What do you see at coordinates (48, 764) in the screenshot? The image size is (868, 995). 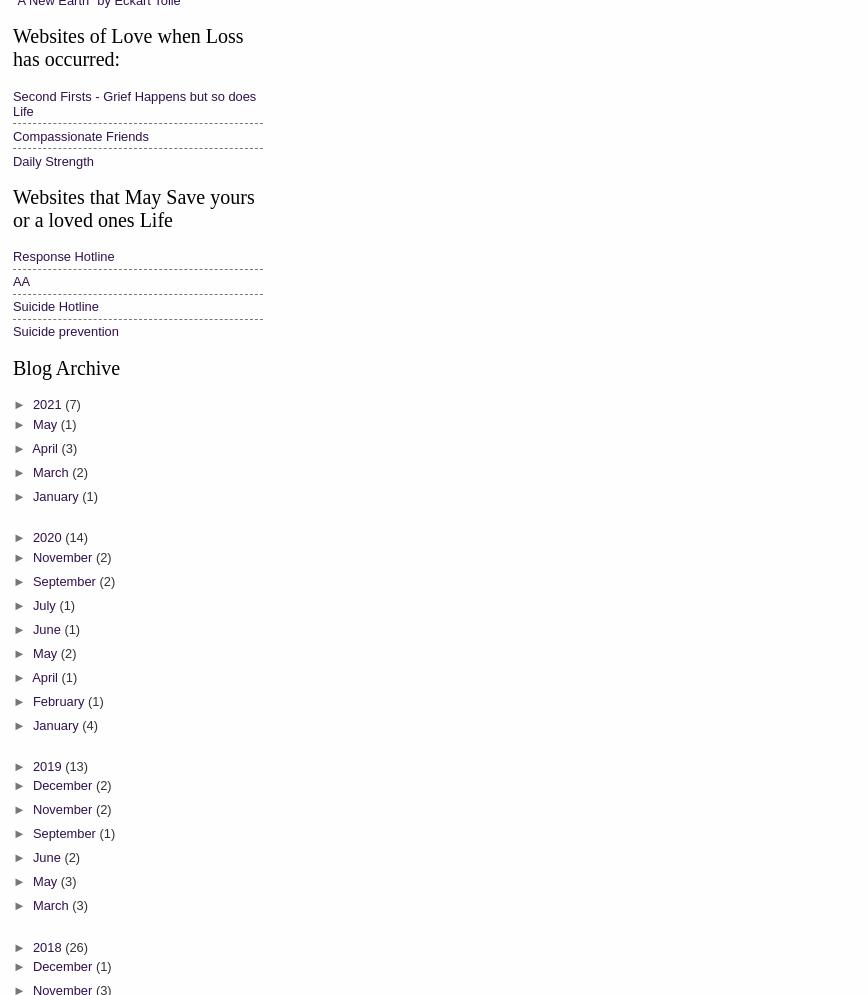 I see `'2019'` at bounding box center [48, 764].